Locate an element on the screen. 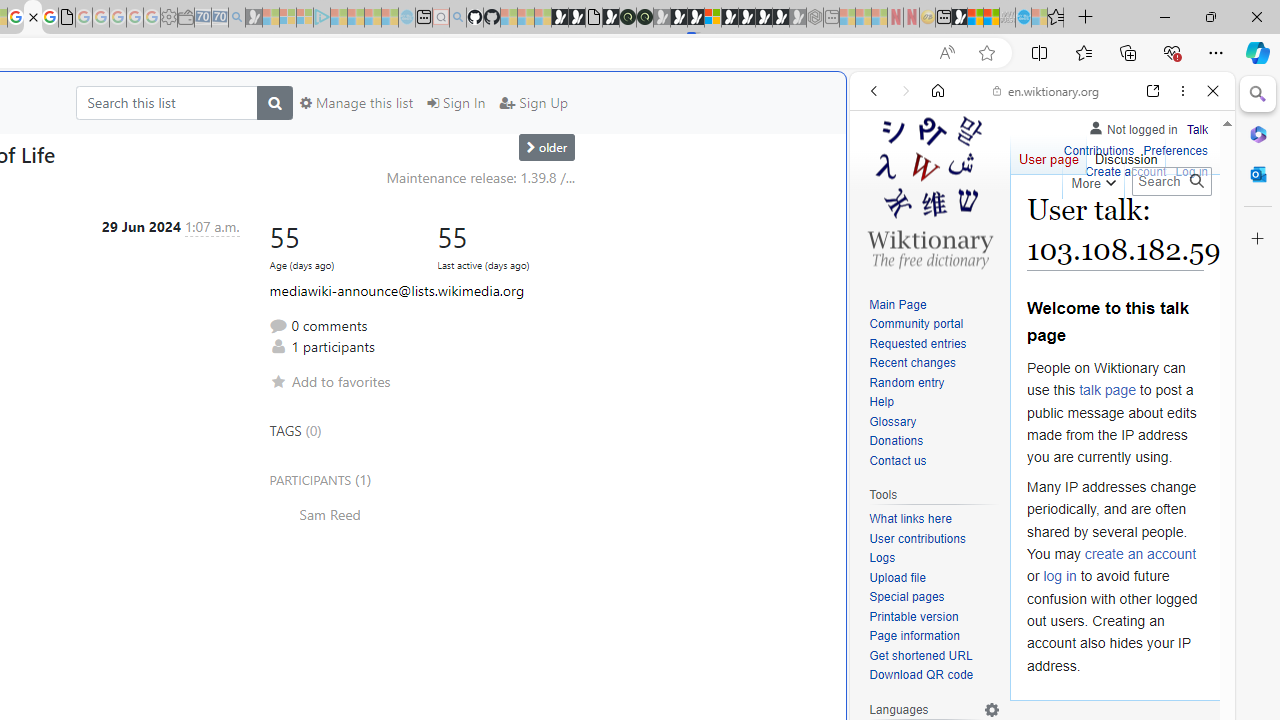  'create an account' is located at coordinates (1140, 553).